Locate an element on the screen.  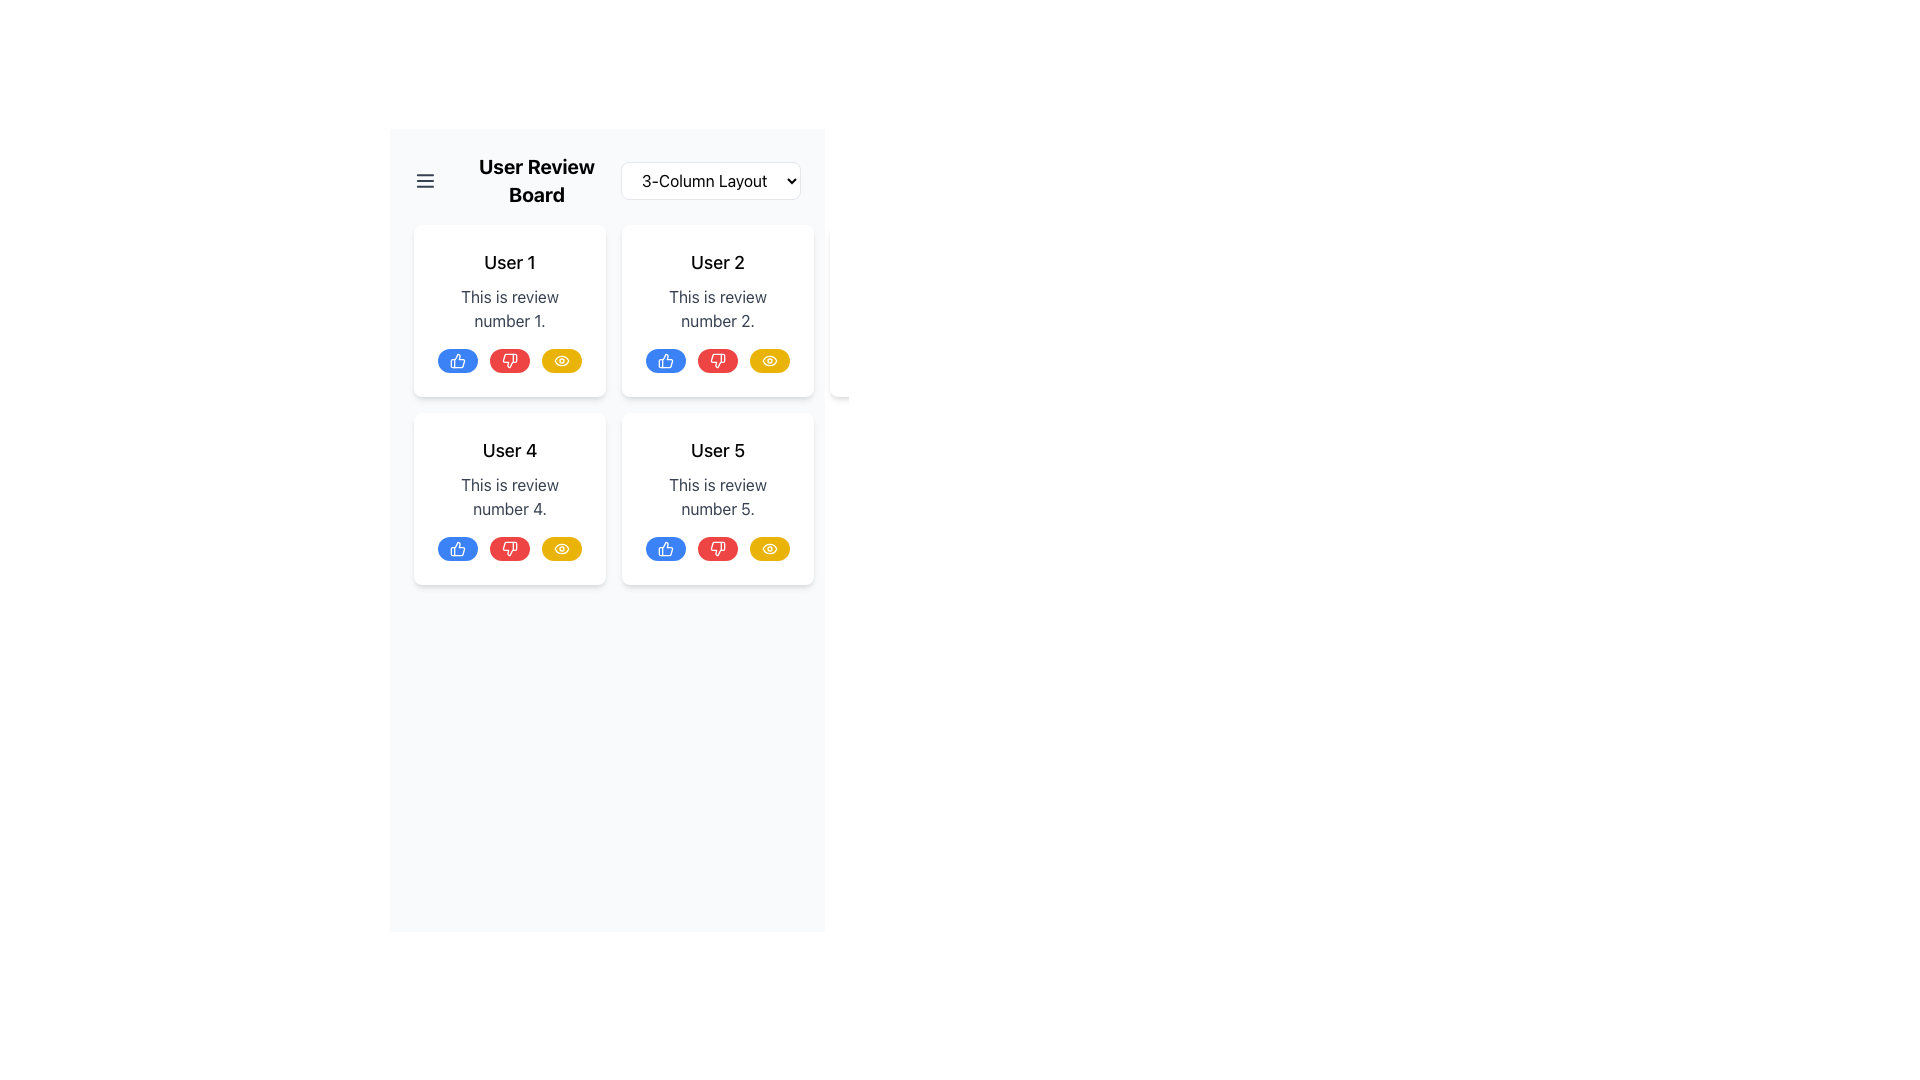
the 'like' or 'upvote' button located at the bottom of the 'User 4' review card is located at coordinates (456, 548).